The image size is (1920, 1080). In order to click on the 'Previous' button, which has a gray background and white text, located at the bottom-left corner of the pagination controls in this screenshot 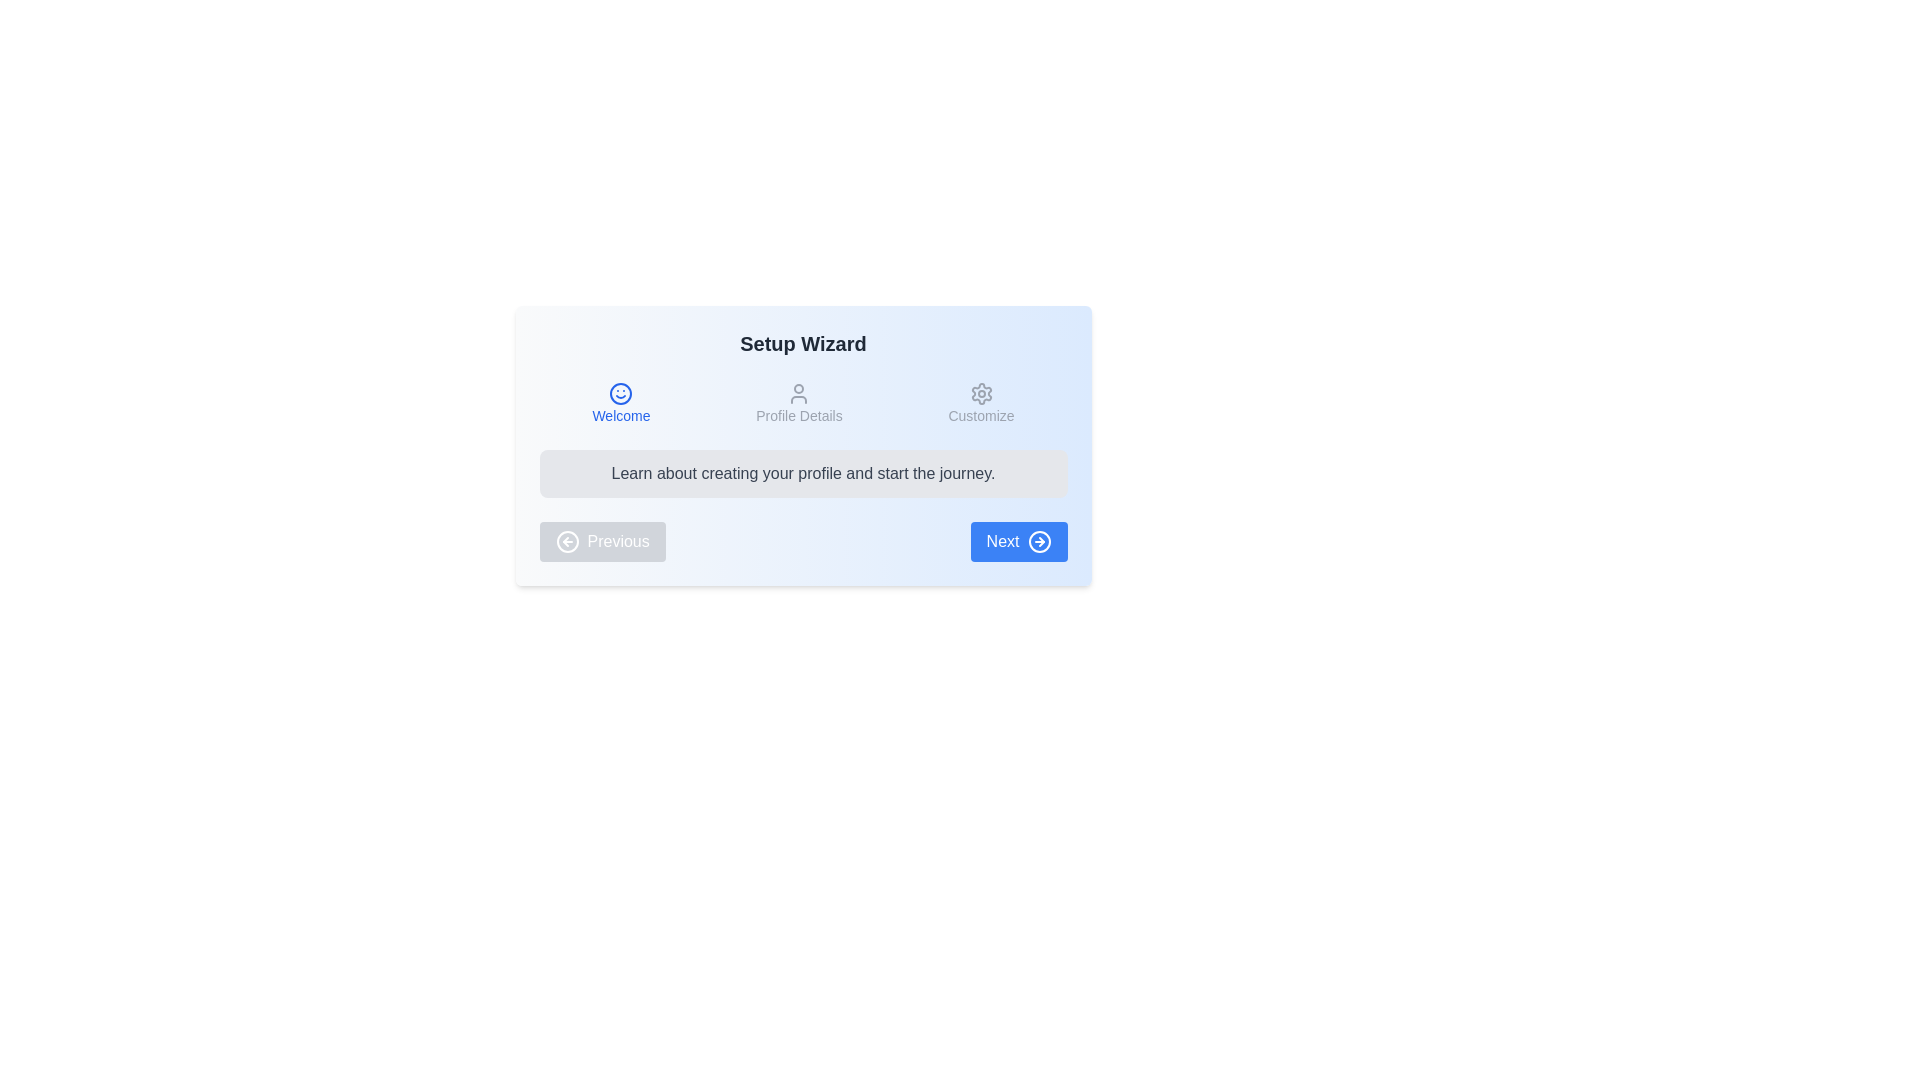, I will do `click(601, 542)`.